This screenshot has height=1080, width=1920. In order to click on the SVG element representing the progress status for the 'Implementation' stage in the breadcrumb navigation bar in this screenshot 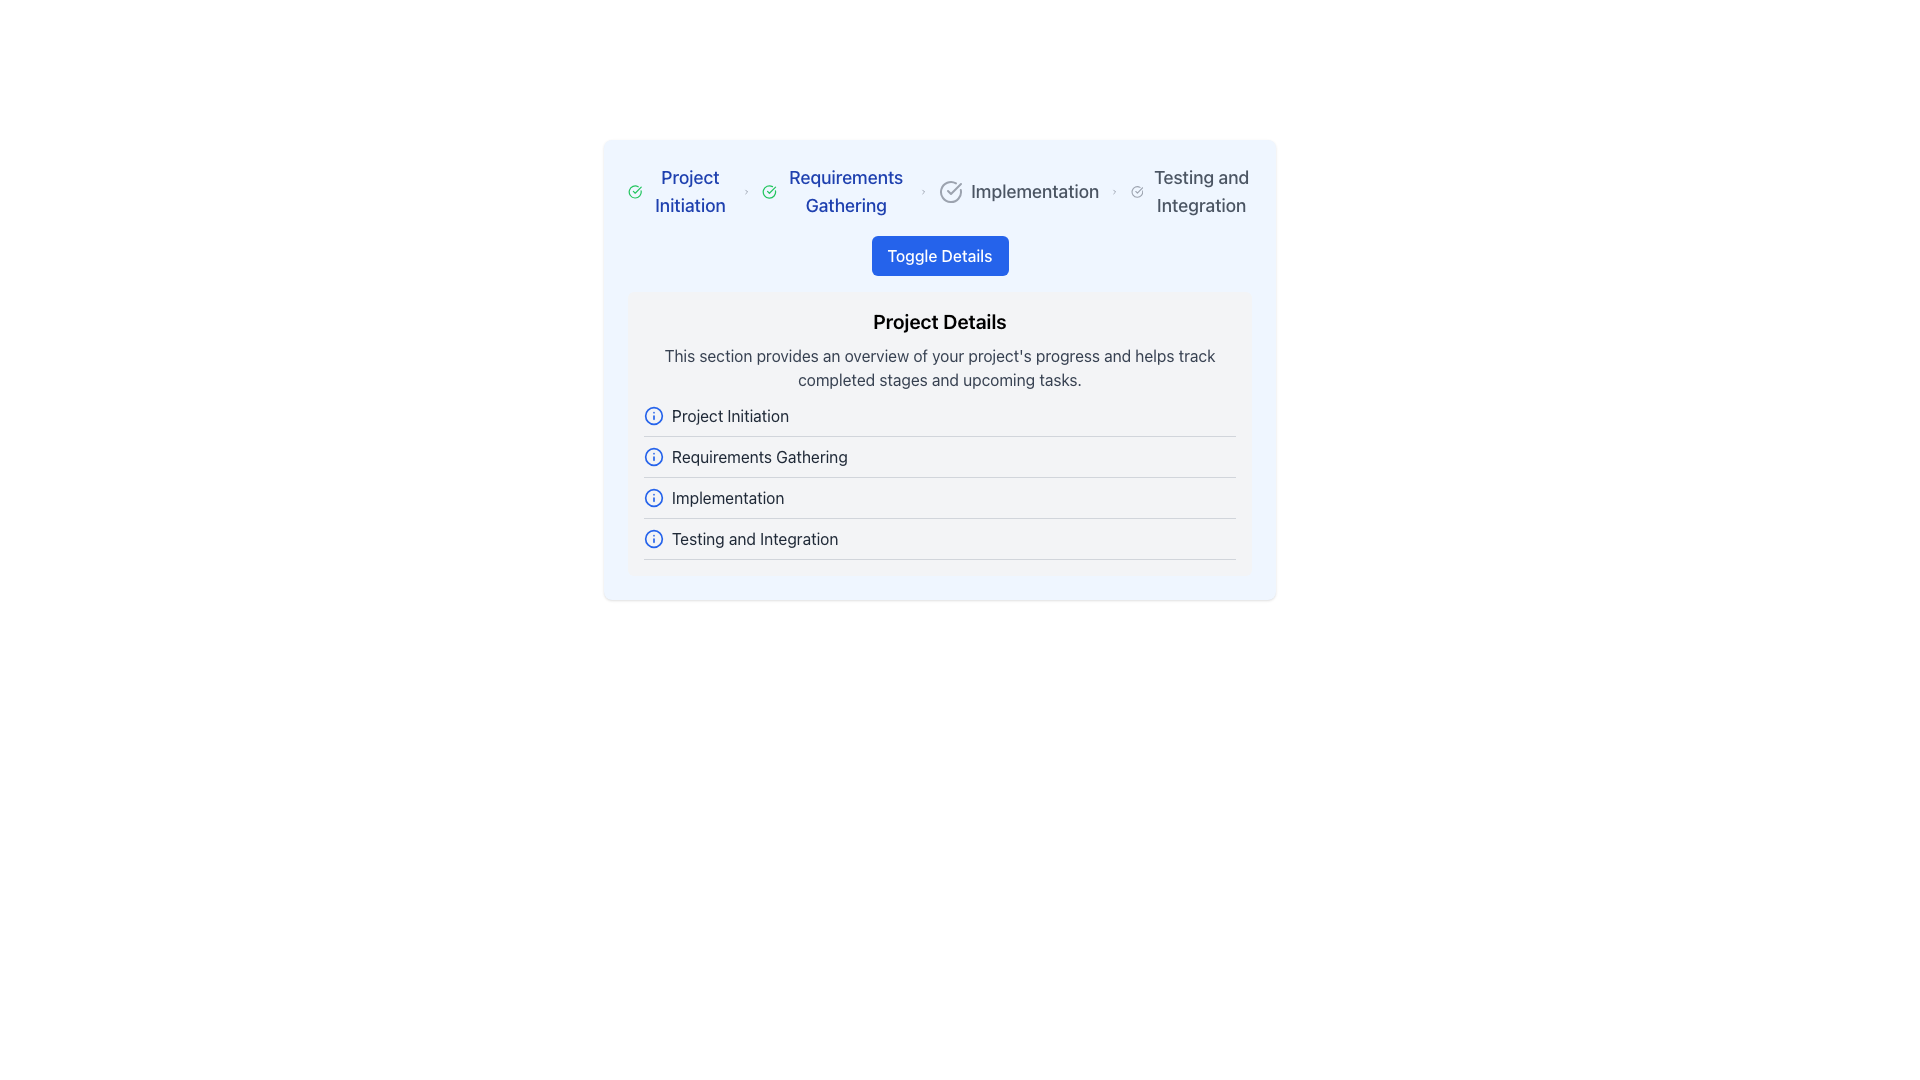, I will do `click(950, 192)`.